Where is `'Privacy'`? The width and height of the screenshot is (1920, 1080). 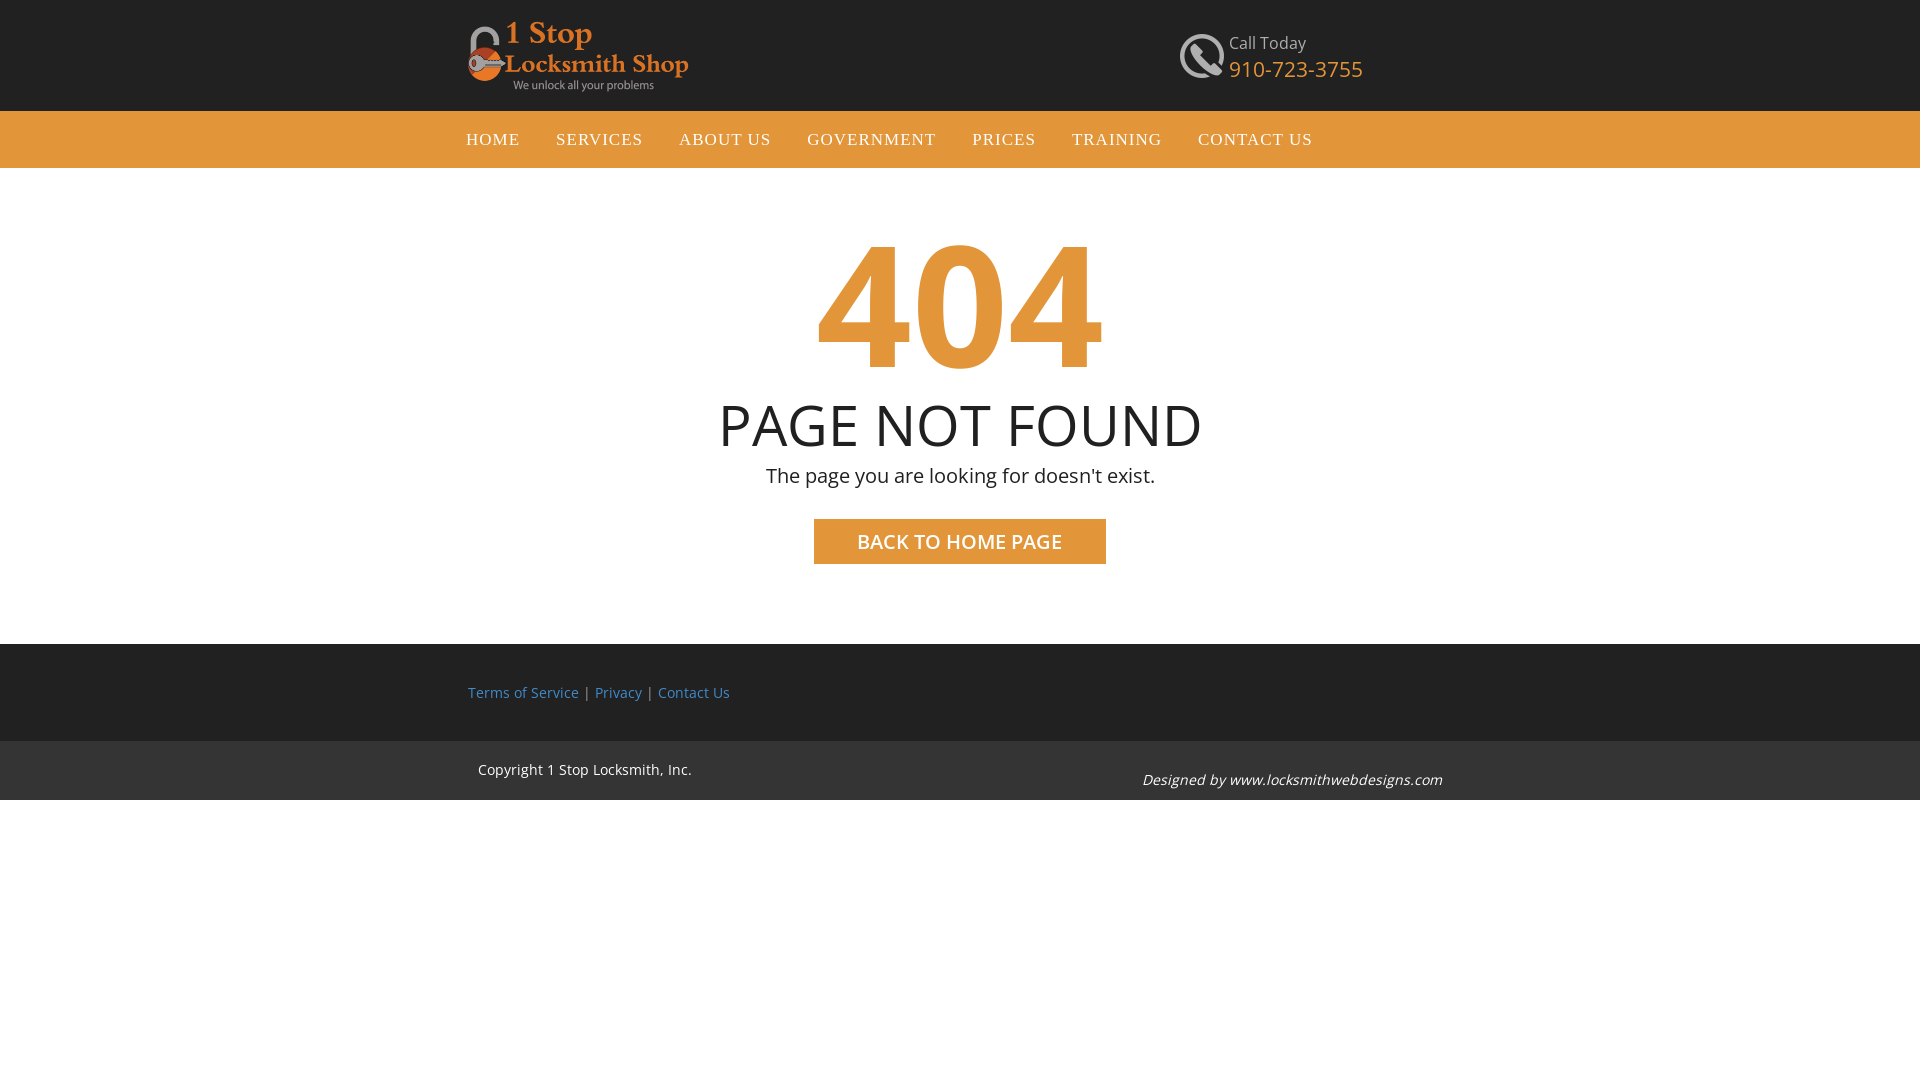 'Privacy' is located at coordinates (617, 691).